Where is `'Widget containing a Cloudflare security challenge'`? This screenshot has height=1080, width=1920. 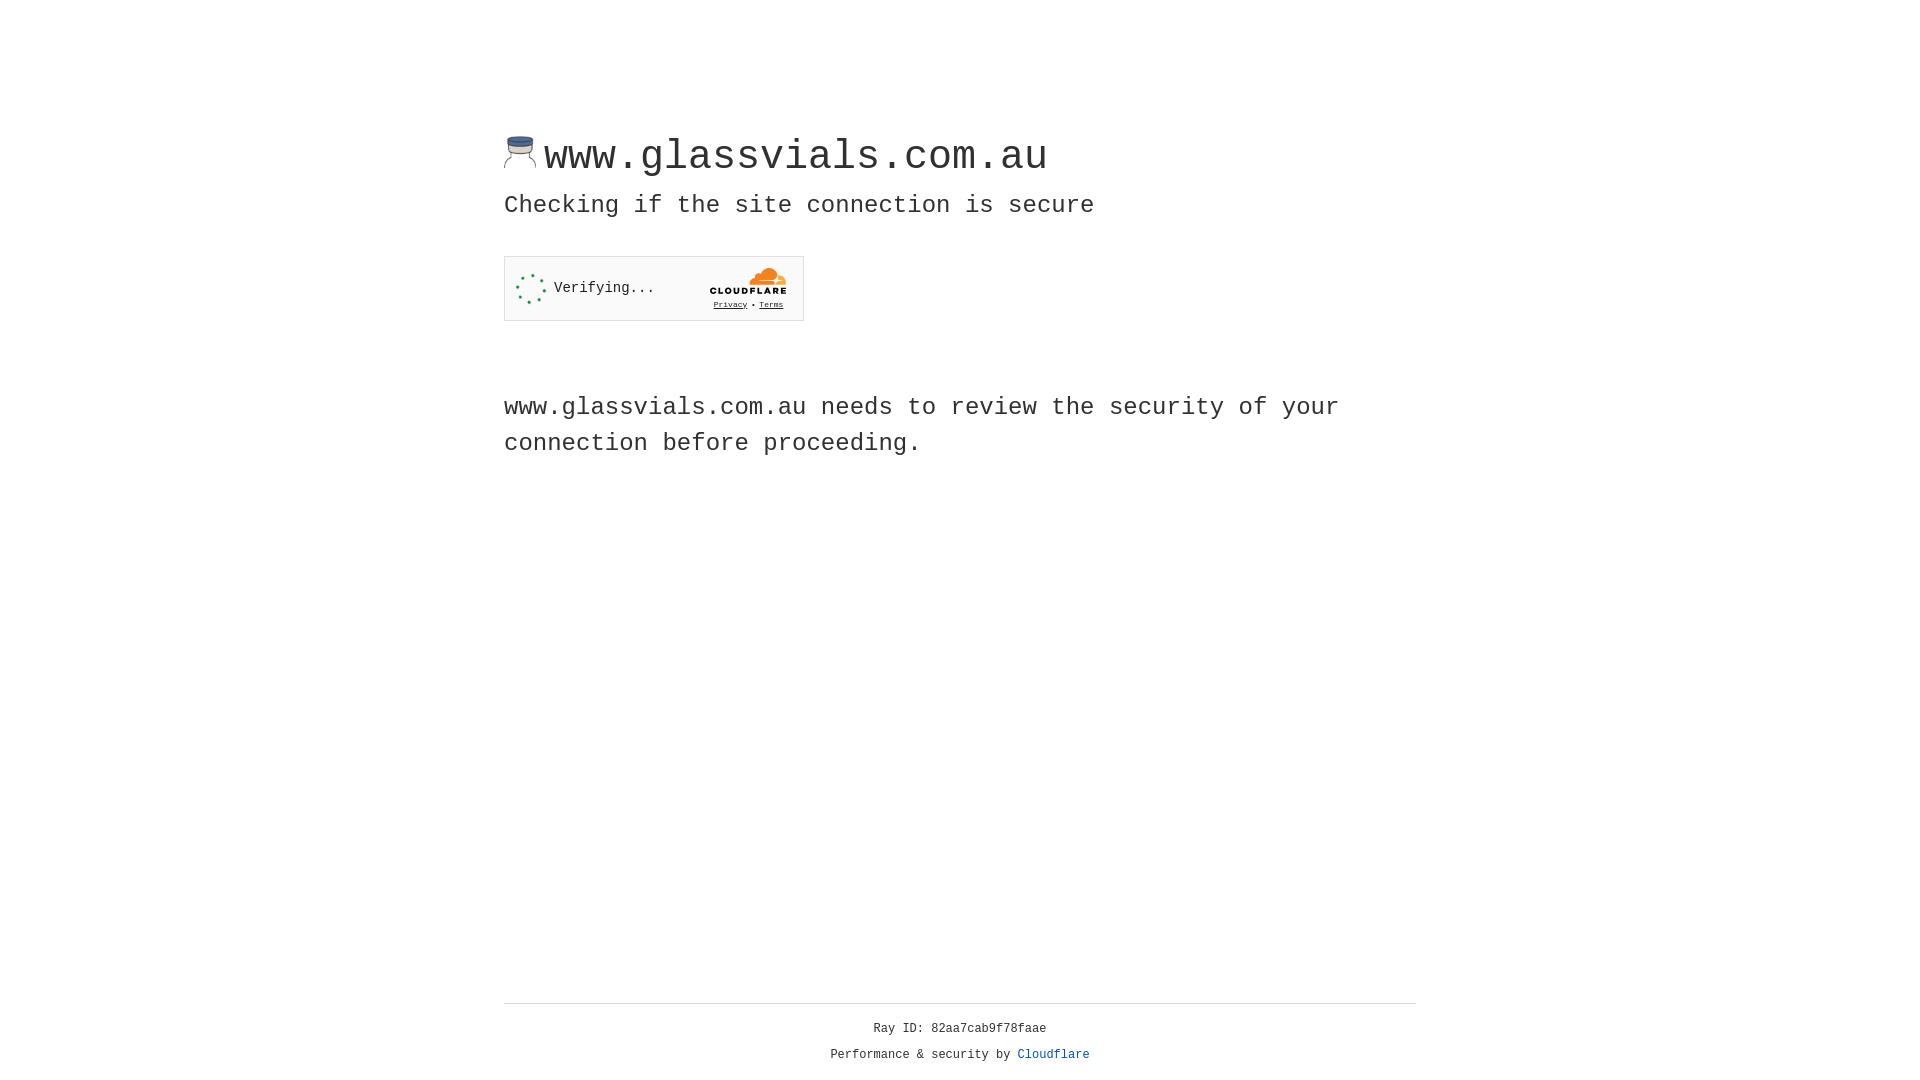
'Widget containing a Cloudflare security challenge' is located at coordinates (653, 288).